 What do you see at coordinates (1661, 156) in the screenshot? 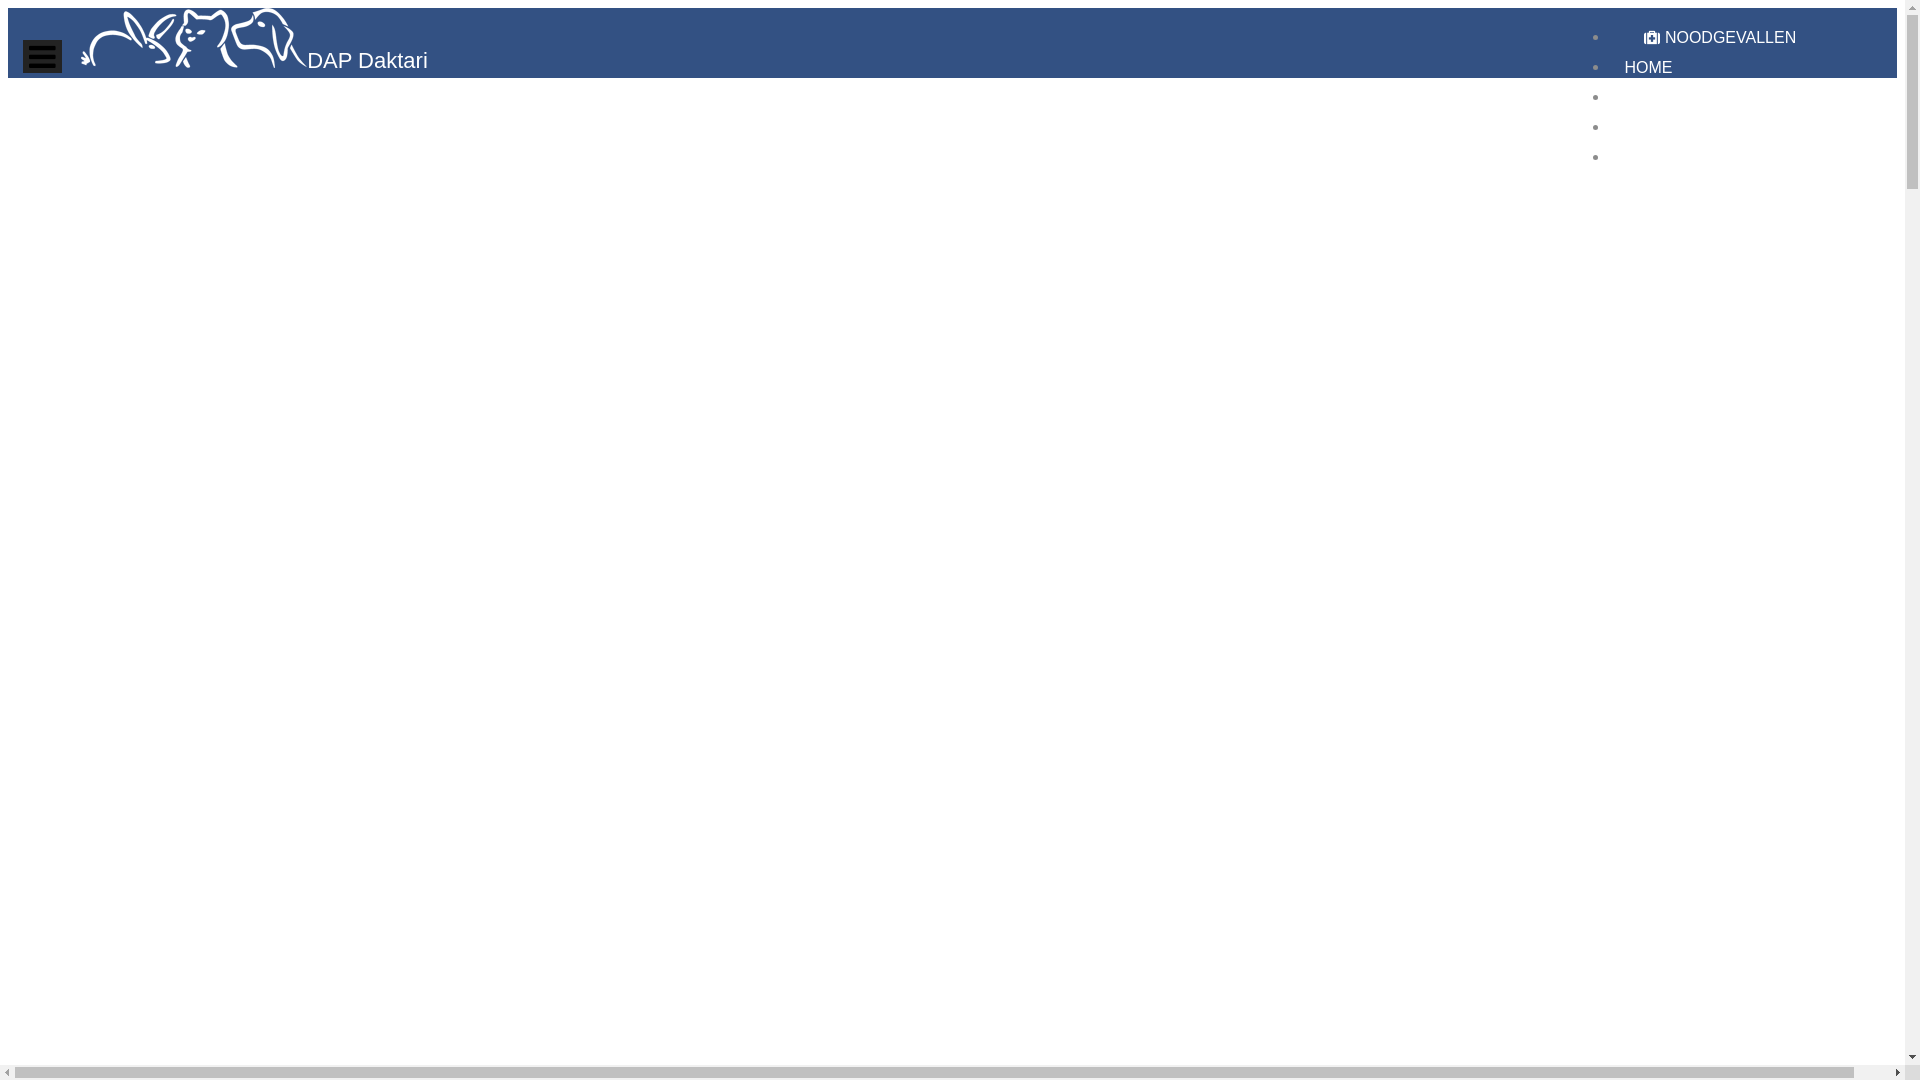
I see `'CONTACT'` at bounding box center [1661, 156].